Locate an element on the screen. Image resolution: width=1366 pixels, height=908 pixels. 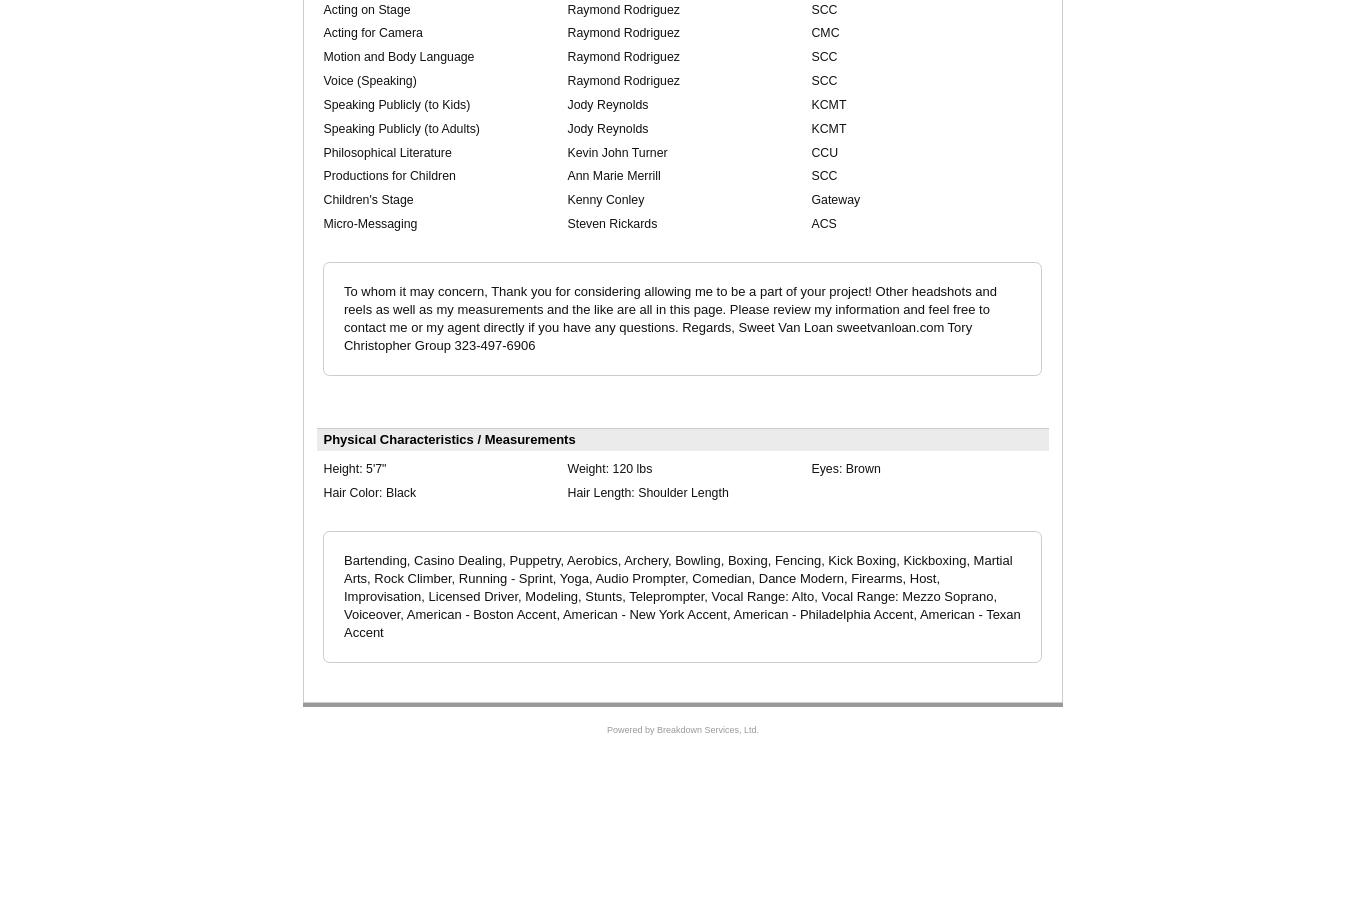
'5'7"' is located at coordinates (375, 467).